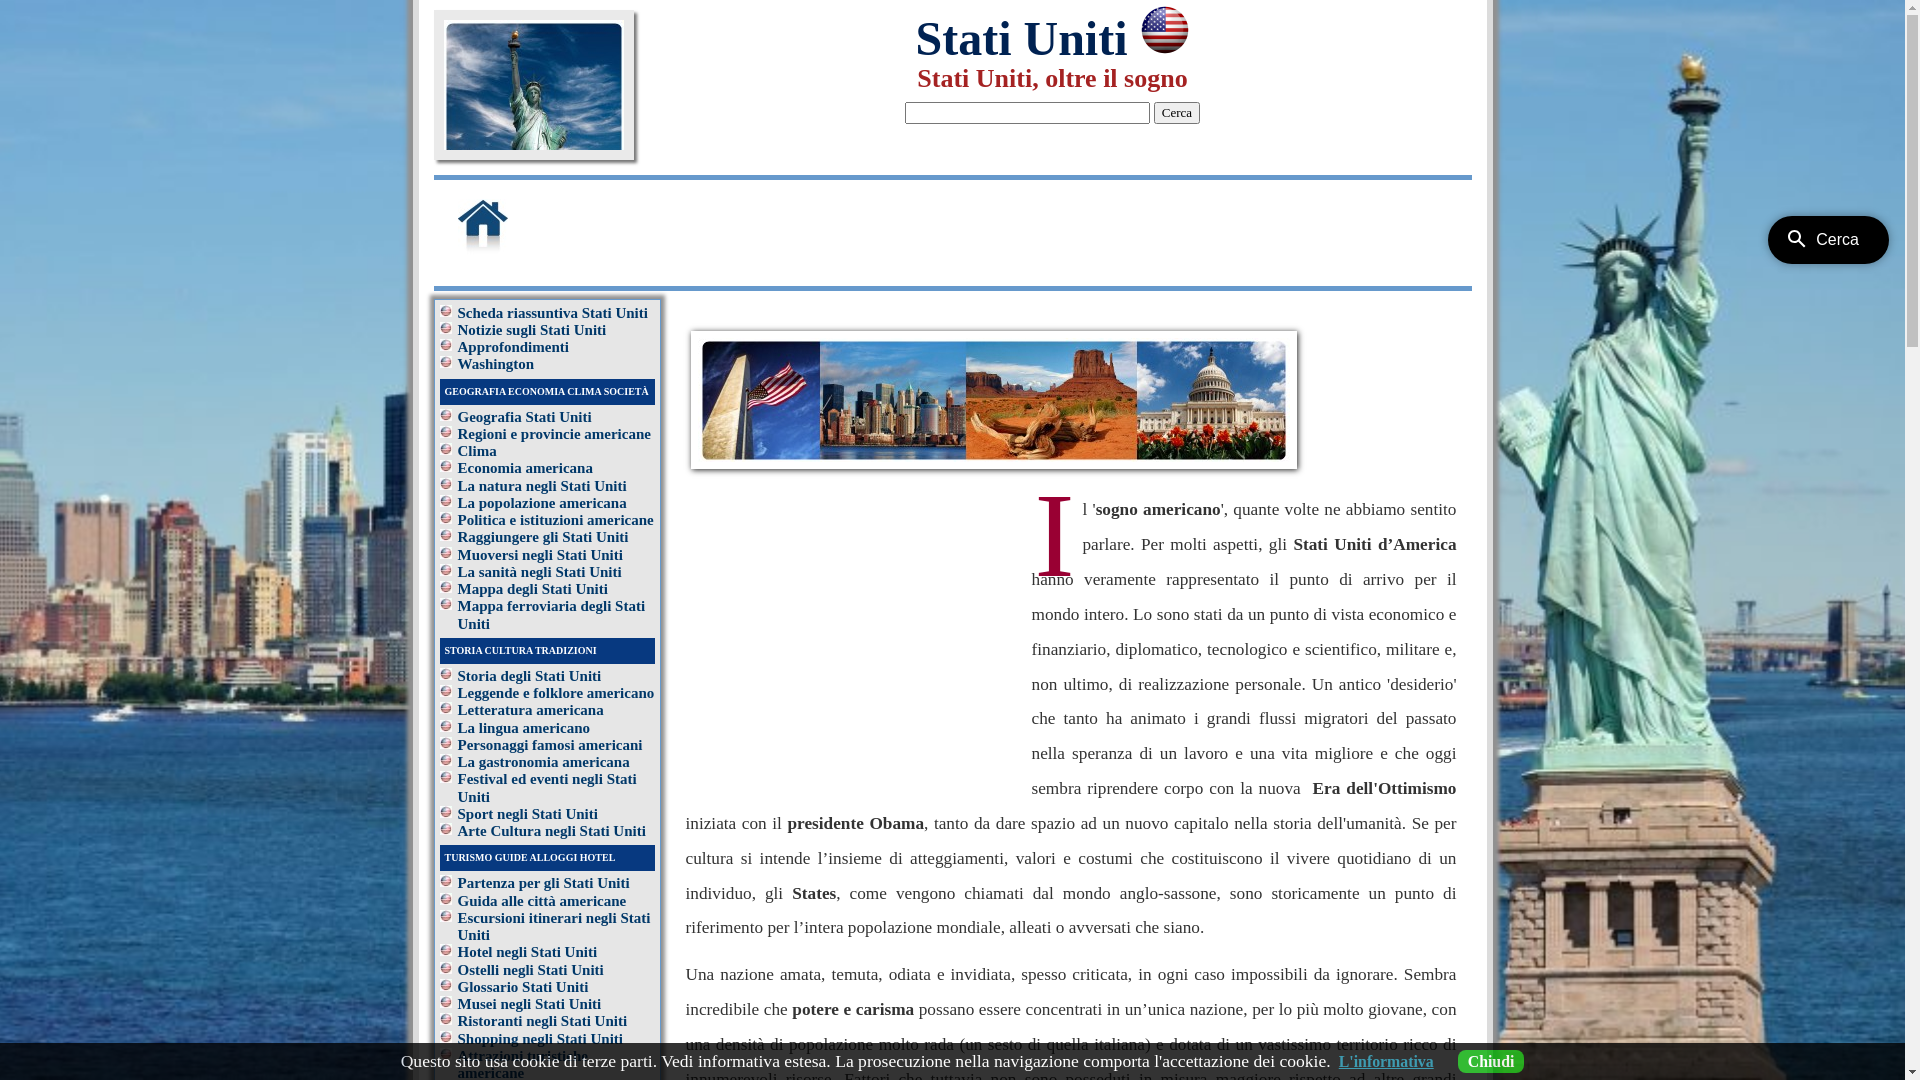 Image resolution: width=1920 pixels, height=1080 pixels. Describe the element at coordinates (543, 535) in the screenshot. I see `'Raggiungere gli Stati Uniti'` at that location.